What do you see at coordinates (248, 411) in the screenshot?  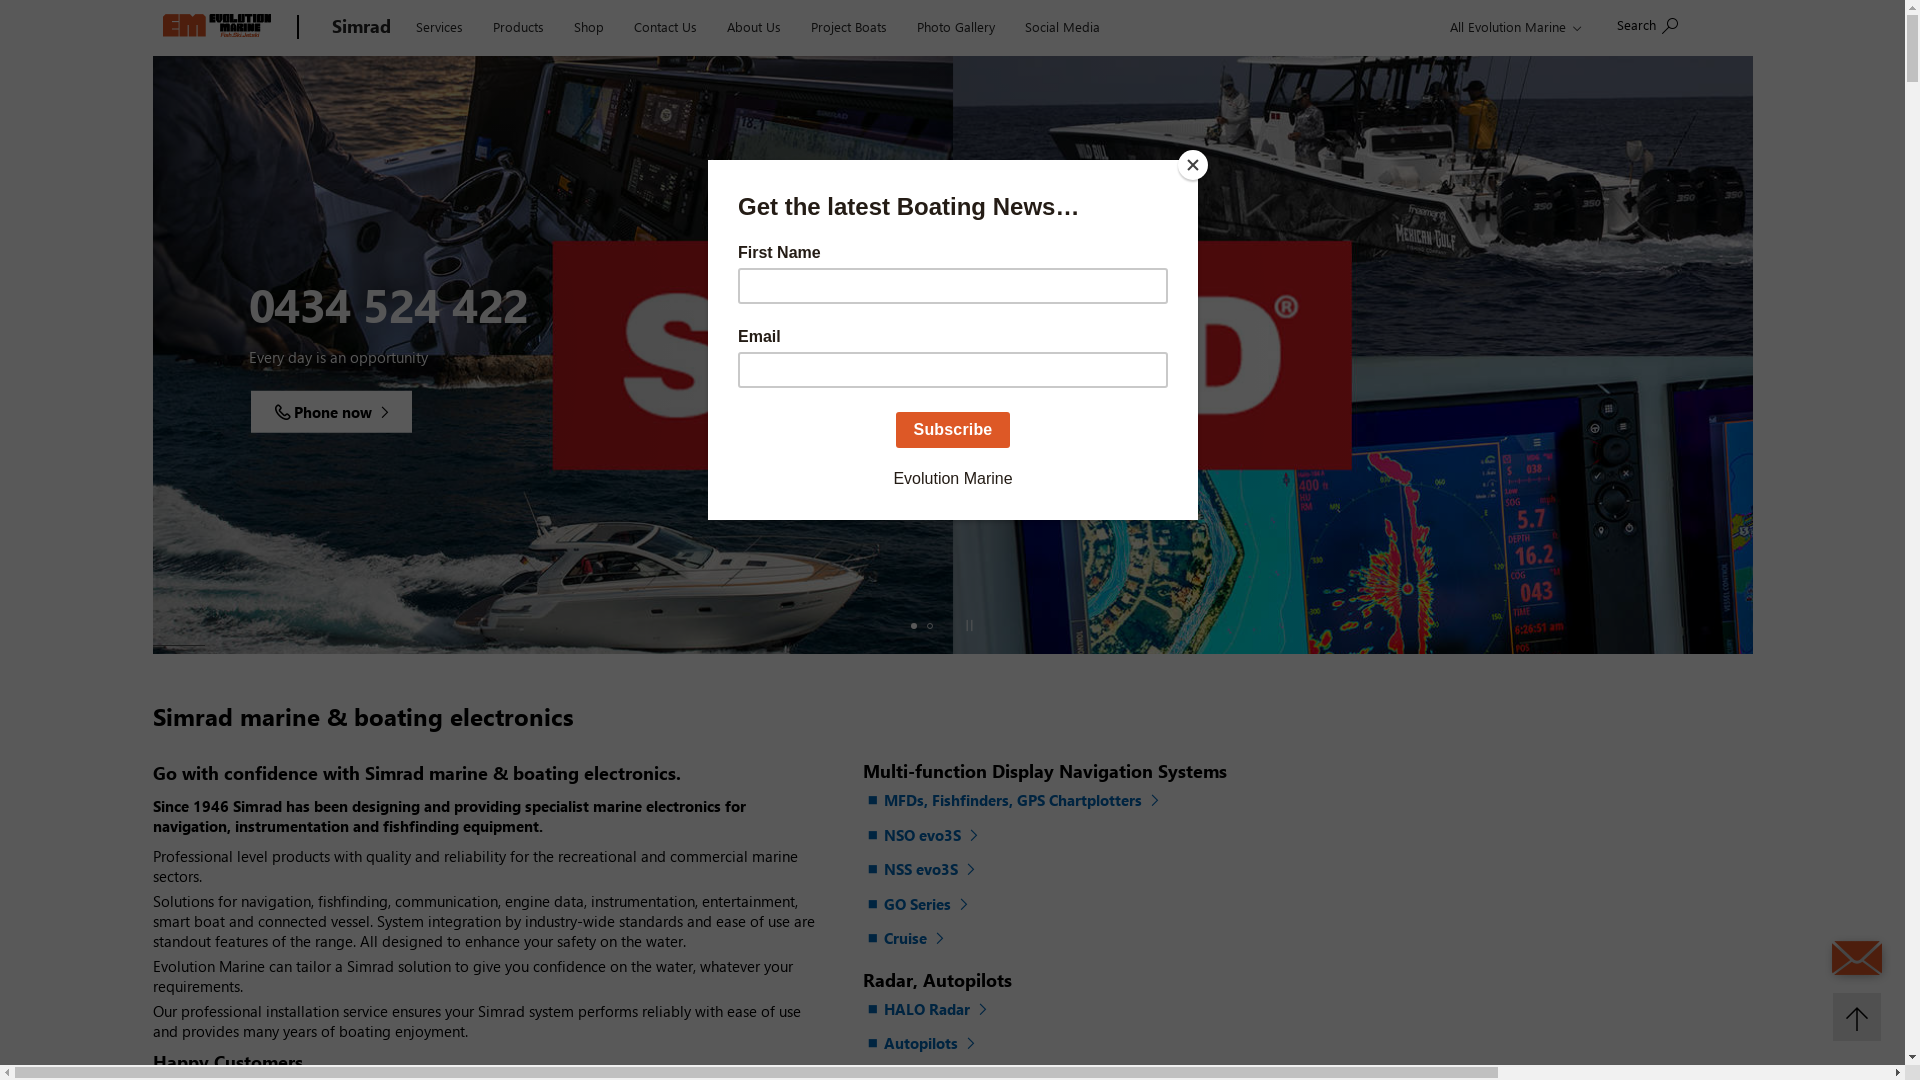 I see `'Visit now'` at bounding box center [248, 411].